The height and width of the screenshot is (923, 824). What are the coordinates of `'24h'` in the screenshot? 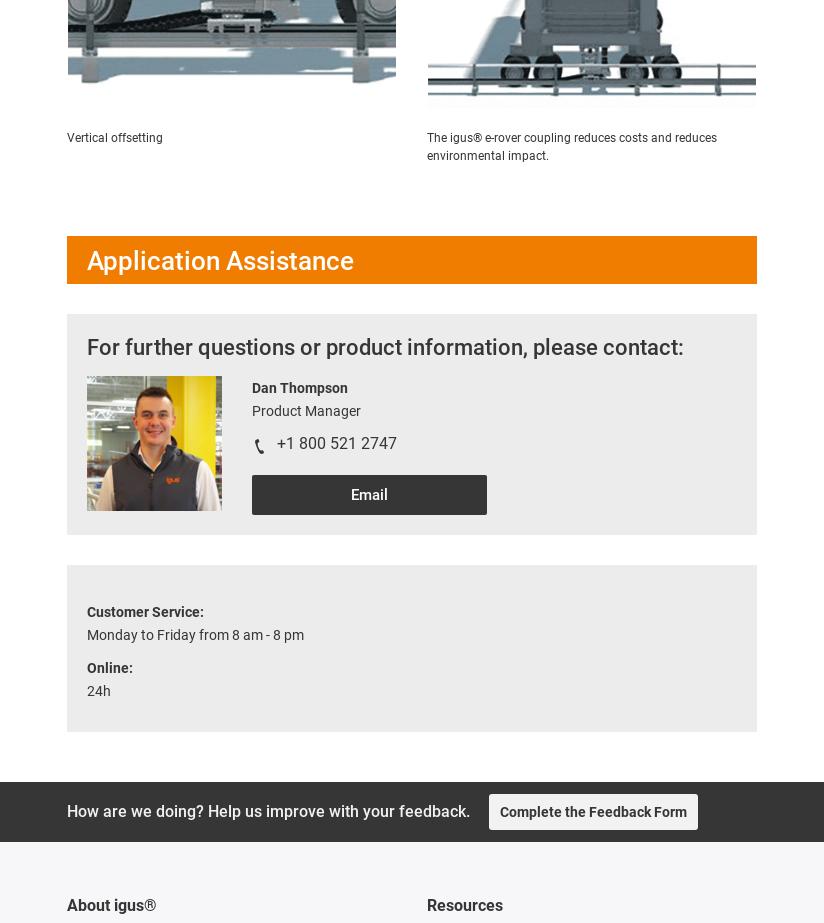 It's located at (97, 689).